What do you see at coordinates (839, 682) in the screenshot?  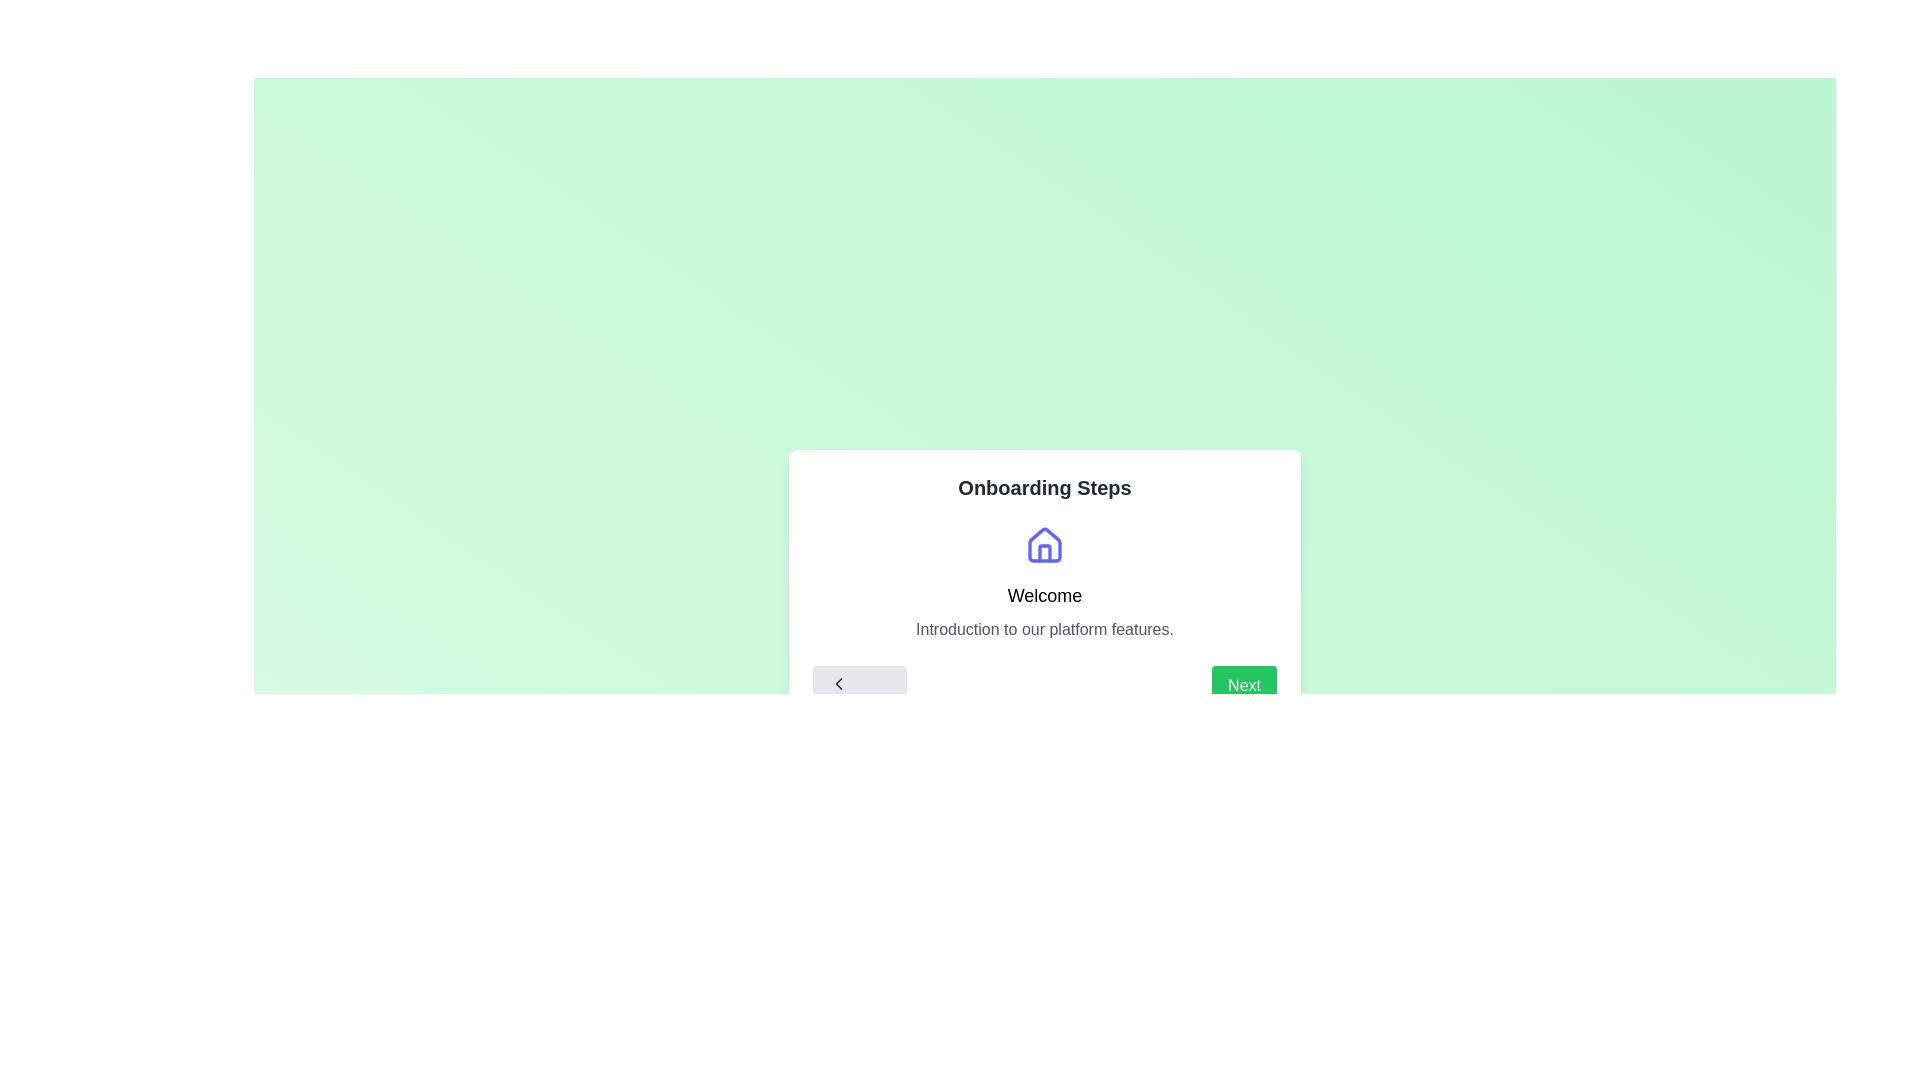 I see `the navigation button icon located in the lower-left corner of the onboarding modal, which is intended for moving to the previous step in the process` at bounding box center [839, 682].